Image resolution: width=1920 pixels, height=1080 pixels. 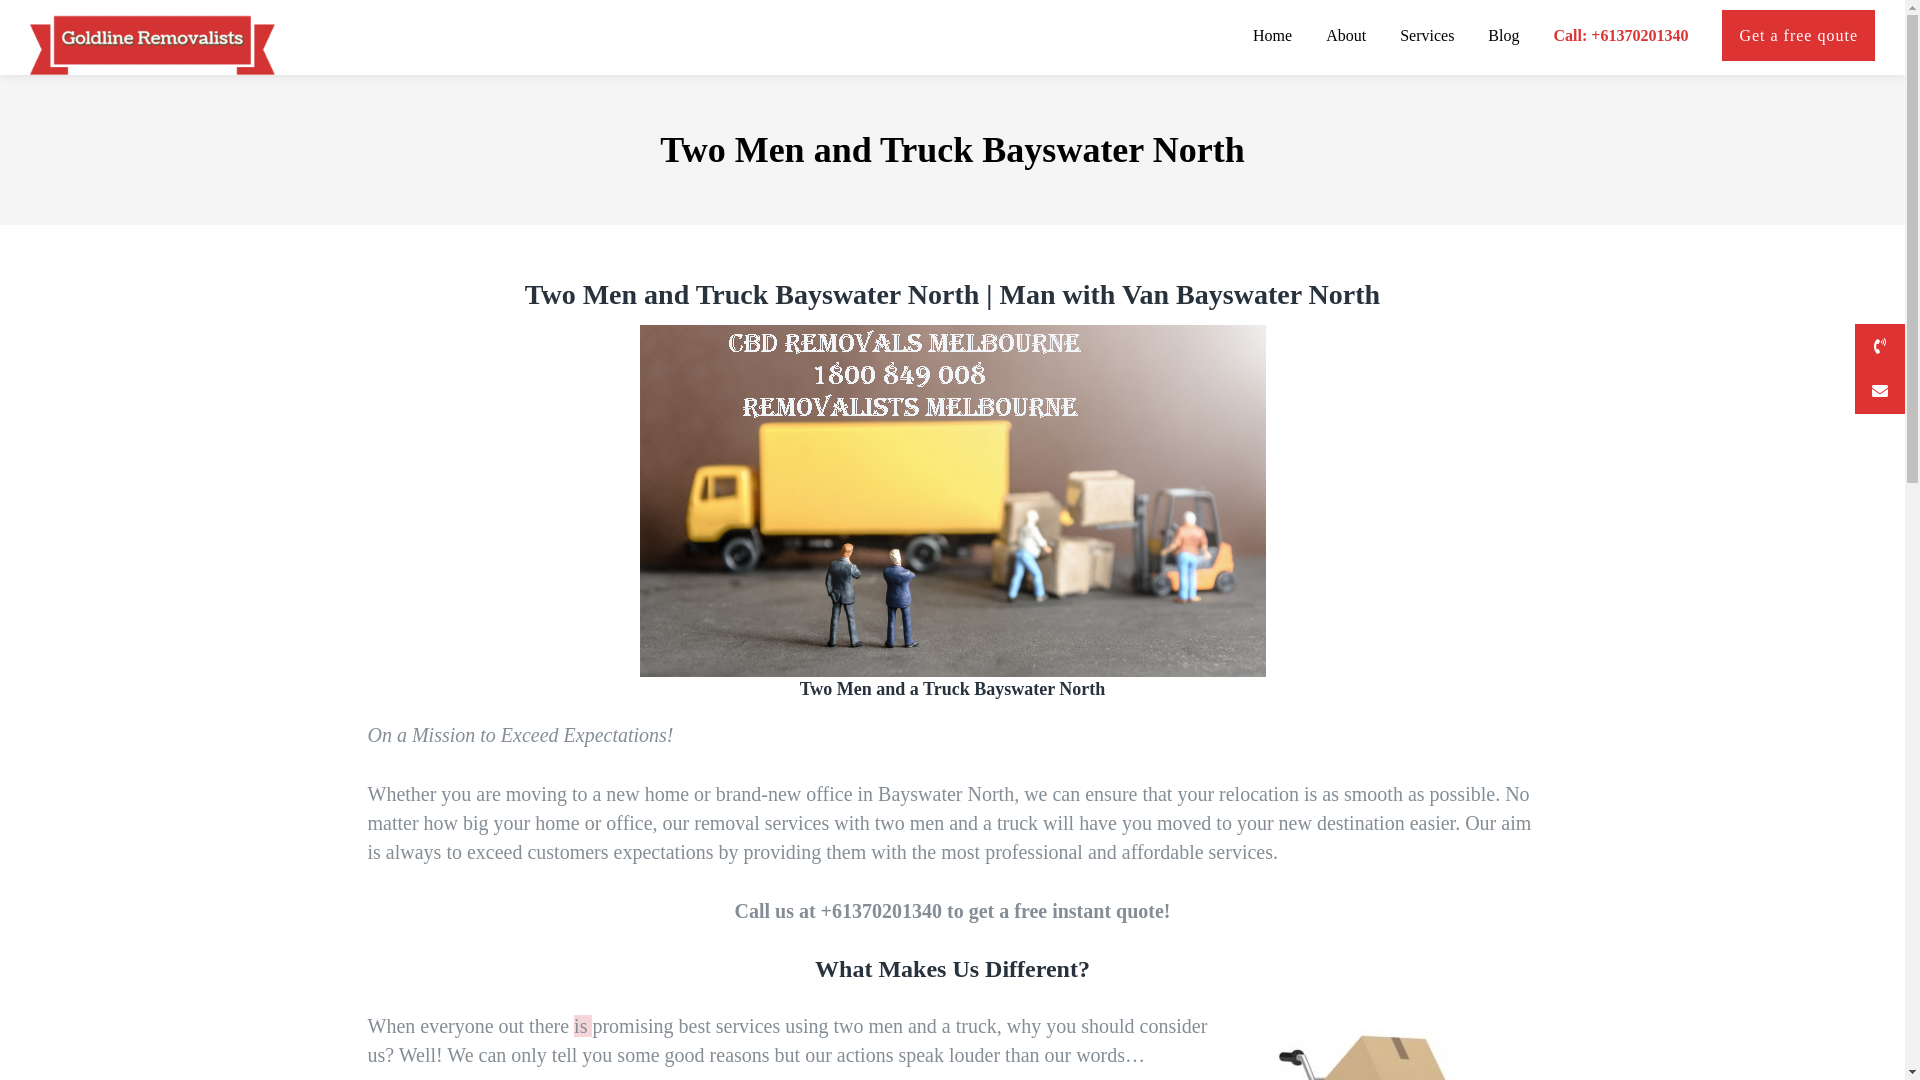 What do you see at coordinates (1271, 37) in the screenshot?
I see `'Home'` at bounding box center [1271, 37].